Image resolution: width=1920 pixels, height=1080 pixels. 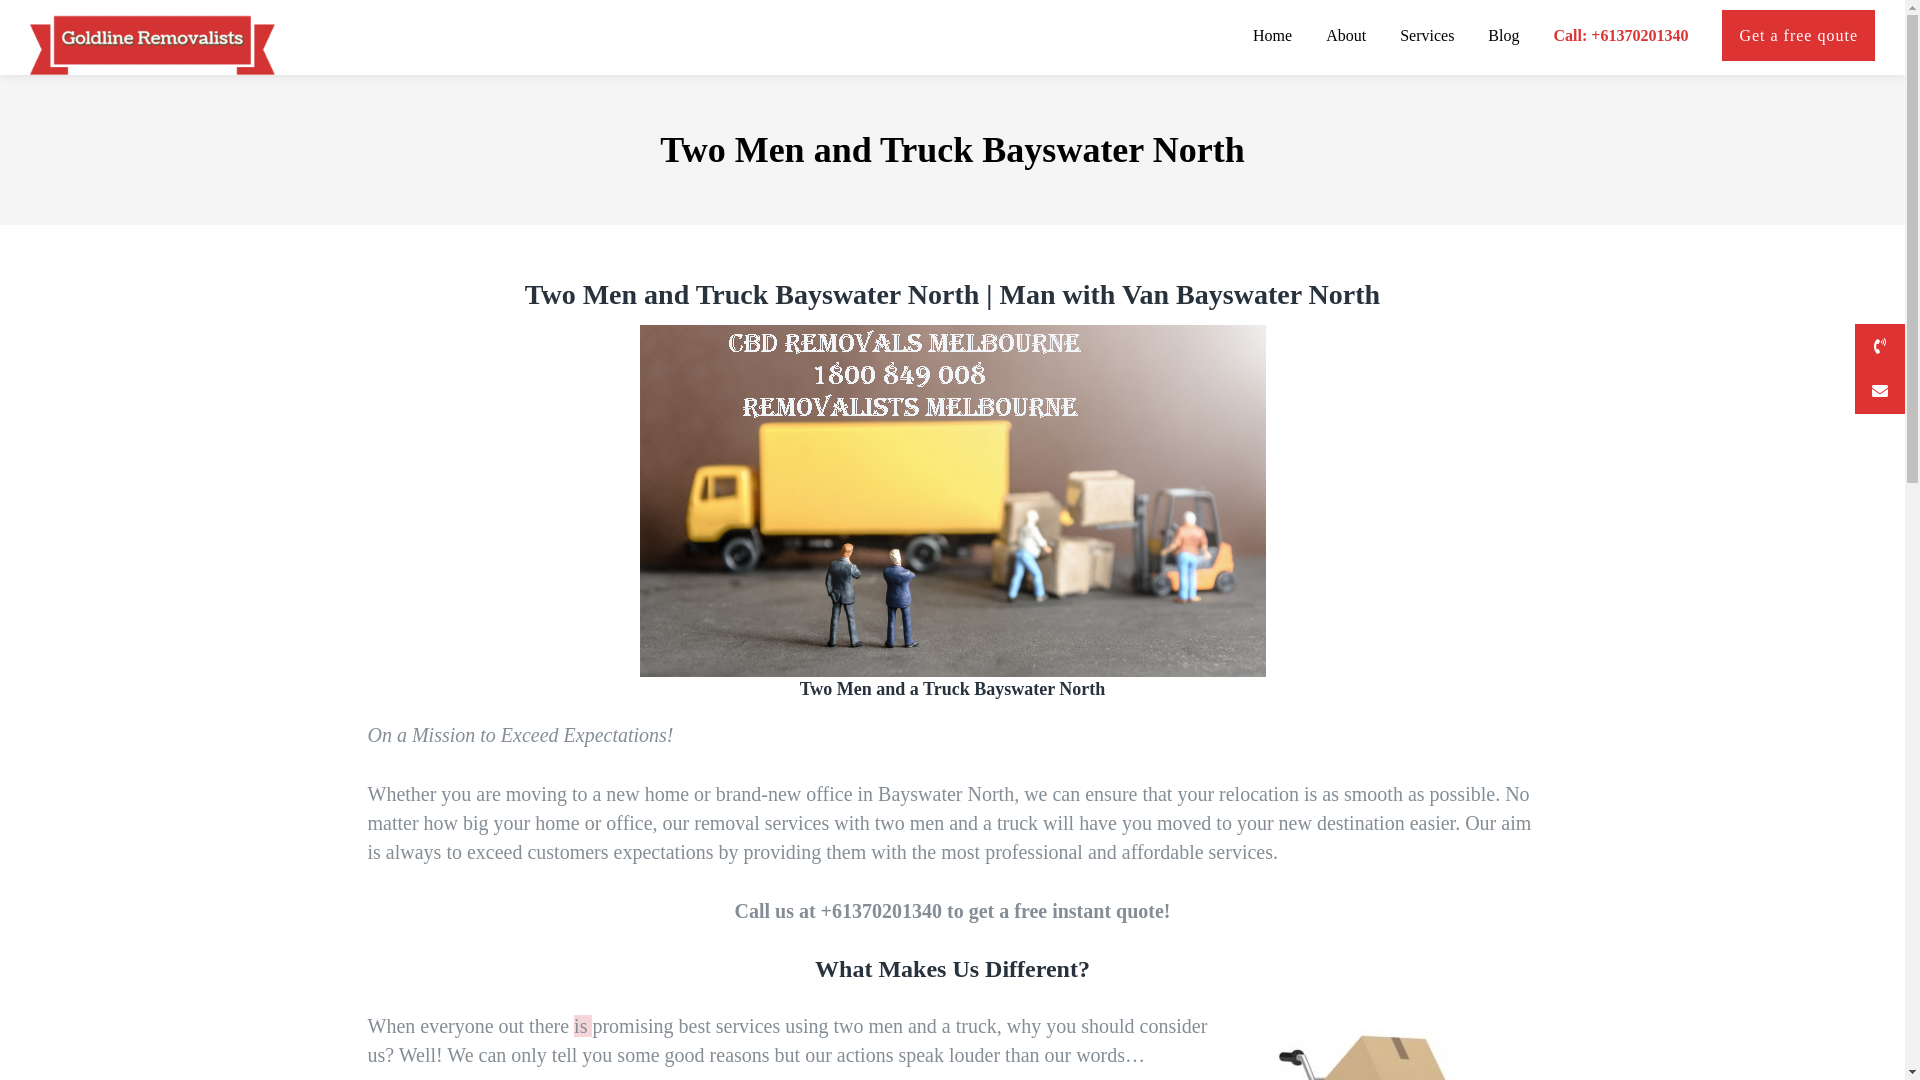 What do you see at coordinates (1271, 37) in the screenshot?
I see `'Home'` at bounding box center [1271, 37].